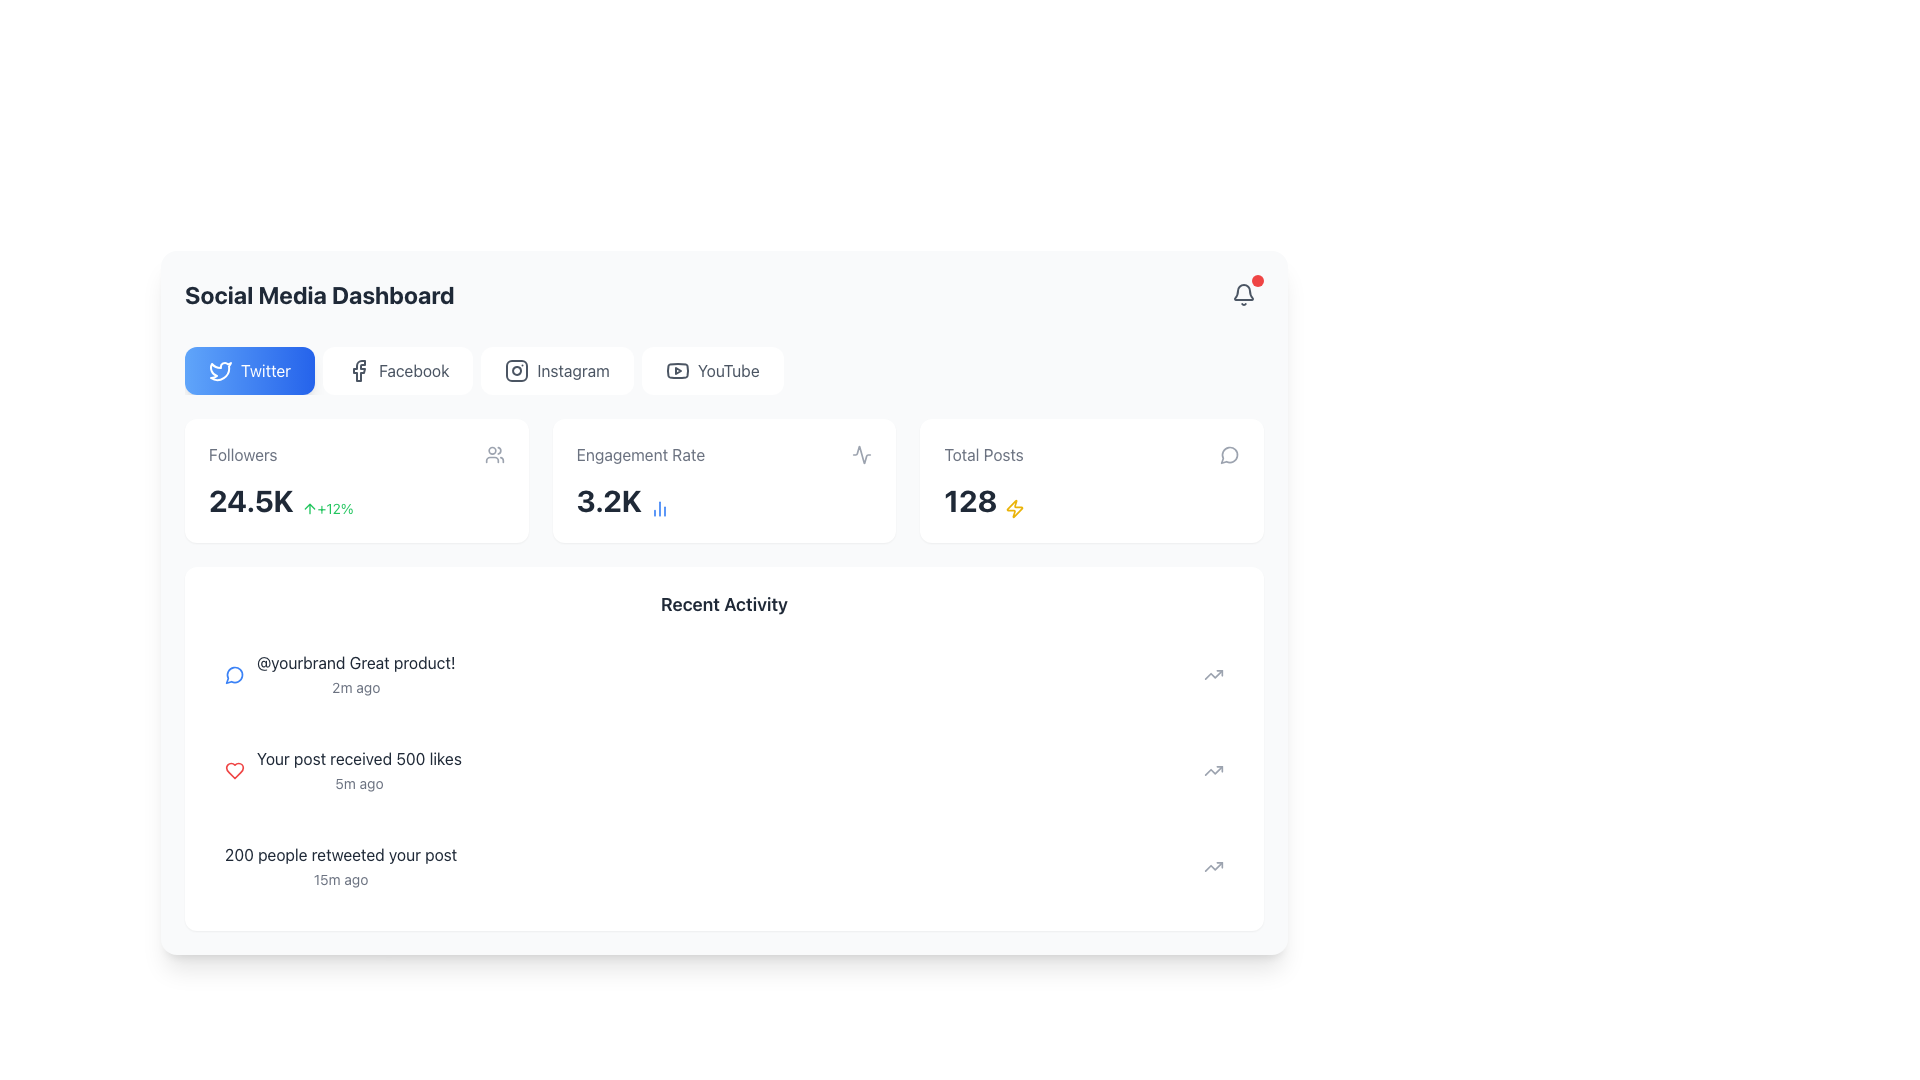  I want to click on the appearance of the background shape that serves as a structural element for the Instagram button, located within the navigation options in the dashboard's header section, so click(517, 370).